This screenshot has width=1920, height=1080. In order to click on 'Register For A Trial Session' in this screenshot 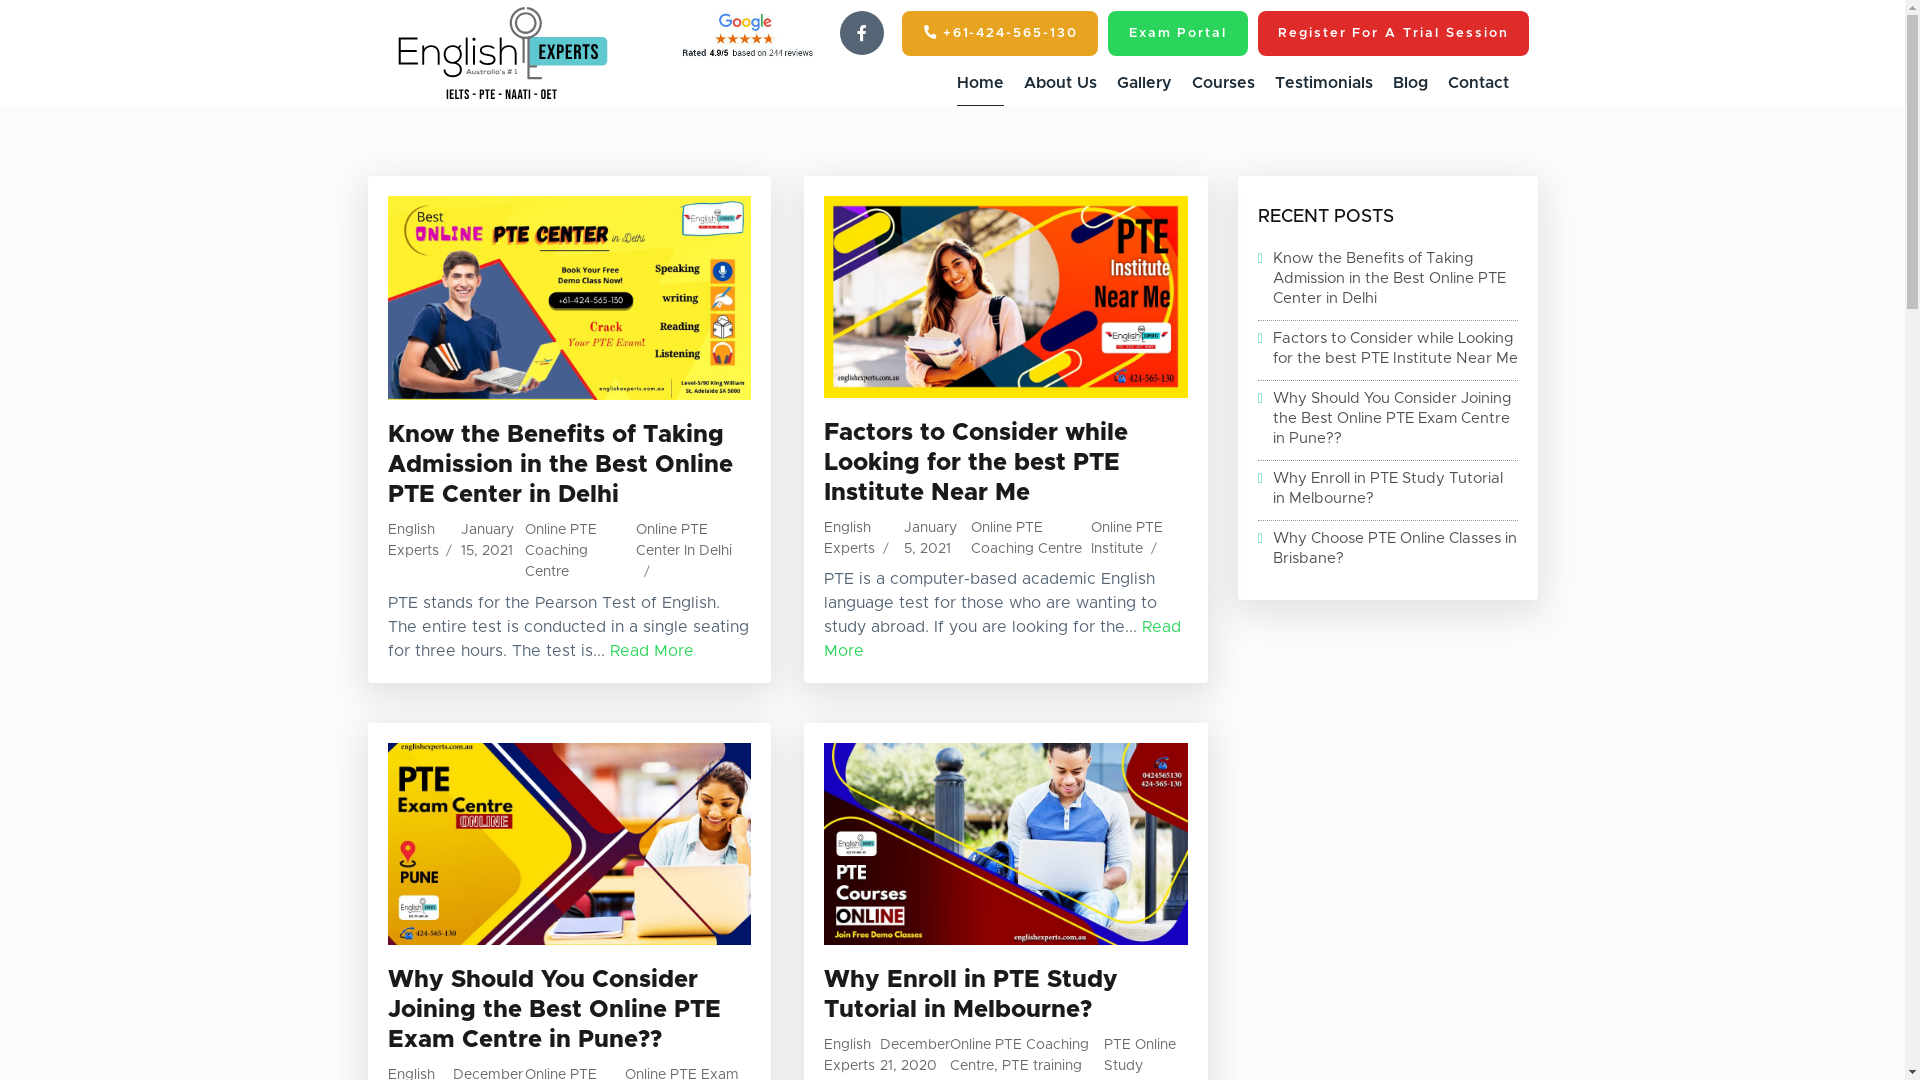, I will do `click(1392, 33)`.